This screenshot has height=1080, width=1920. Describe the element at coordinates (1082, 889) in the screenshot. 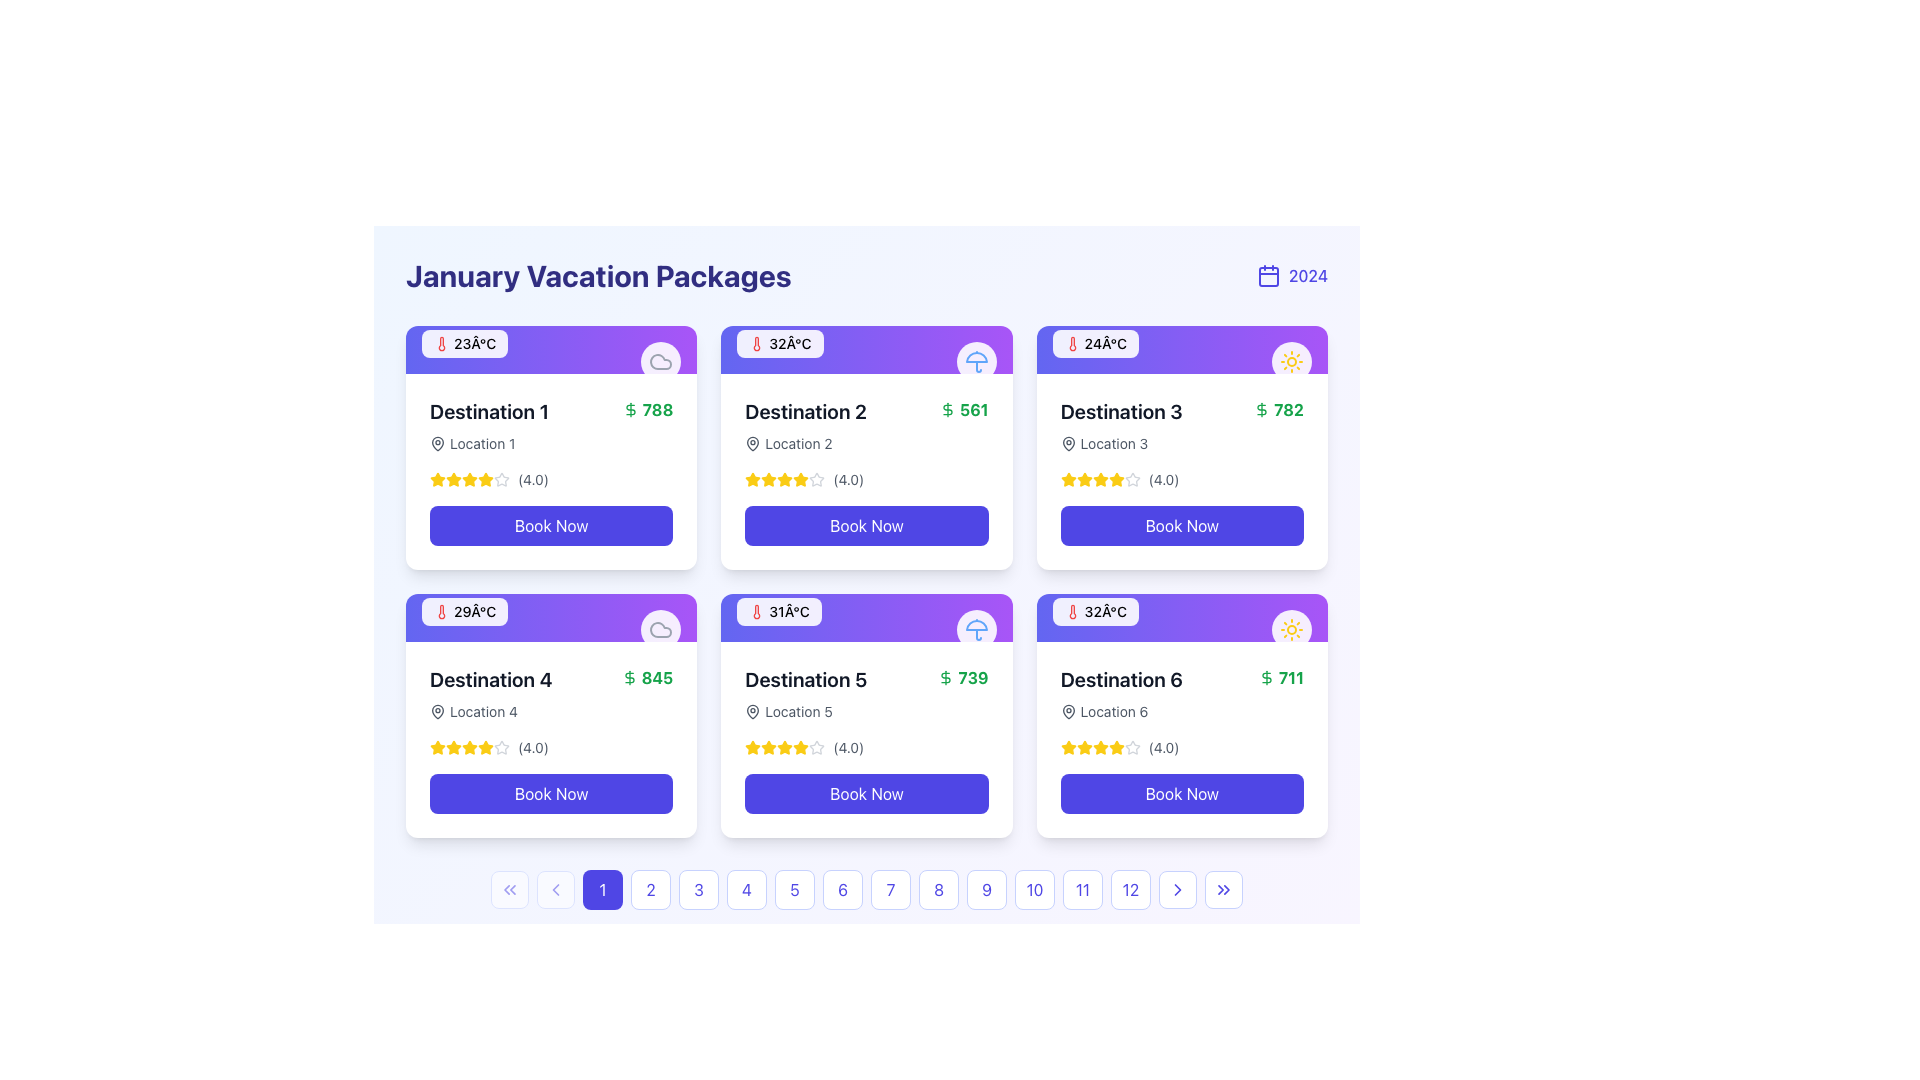

I see `the rounded square button with a white background and indigo text displaying '11'` at that location.